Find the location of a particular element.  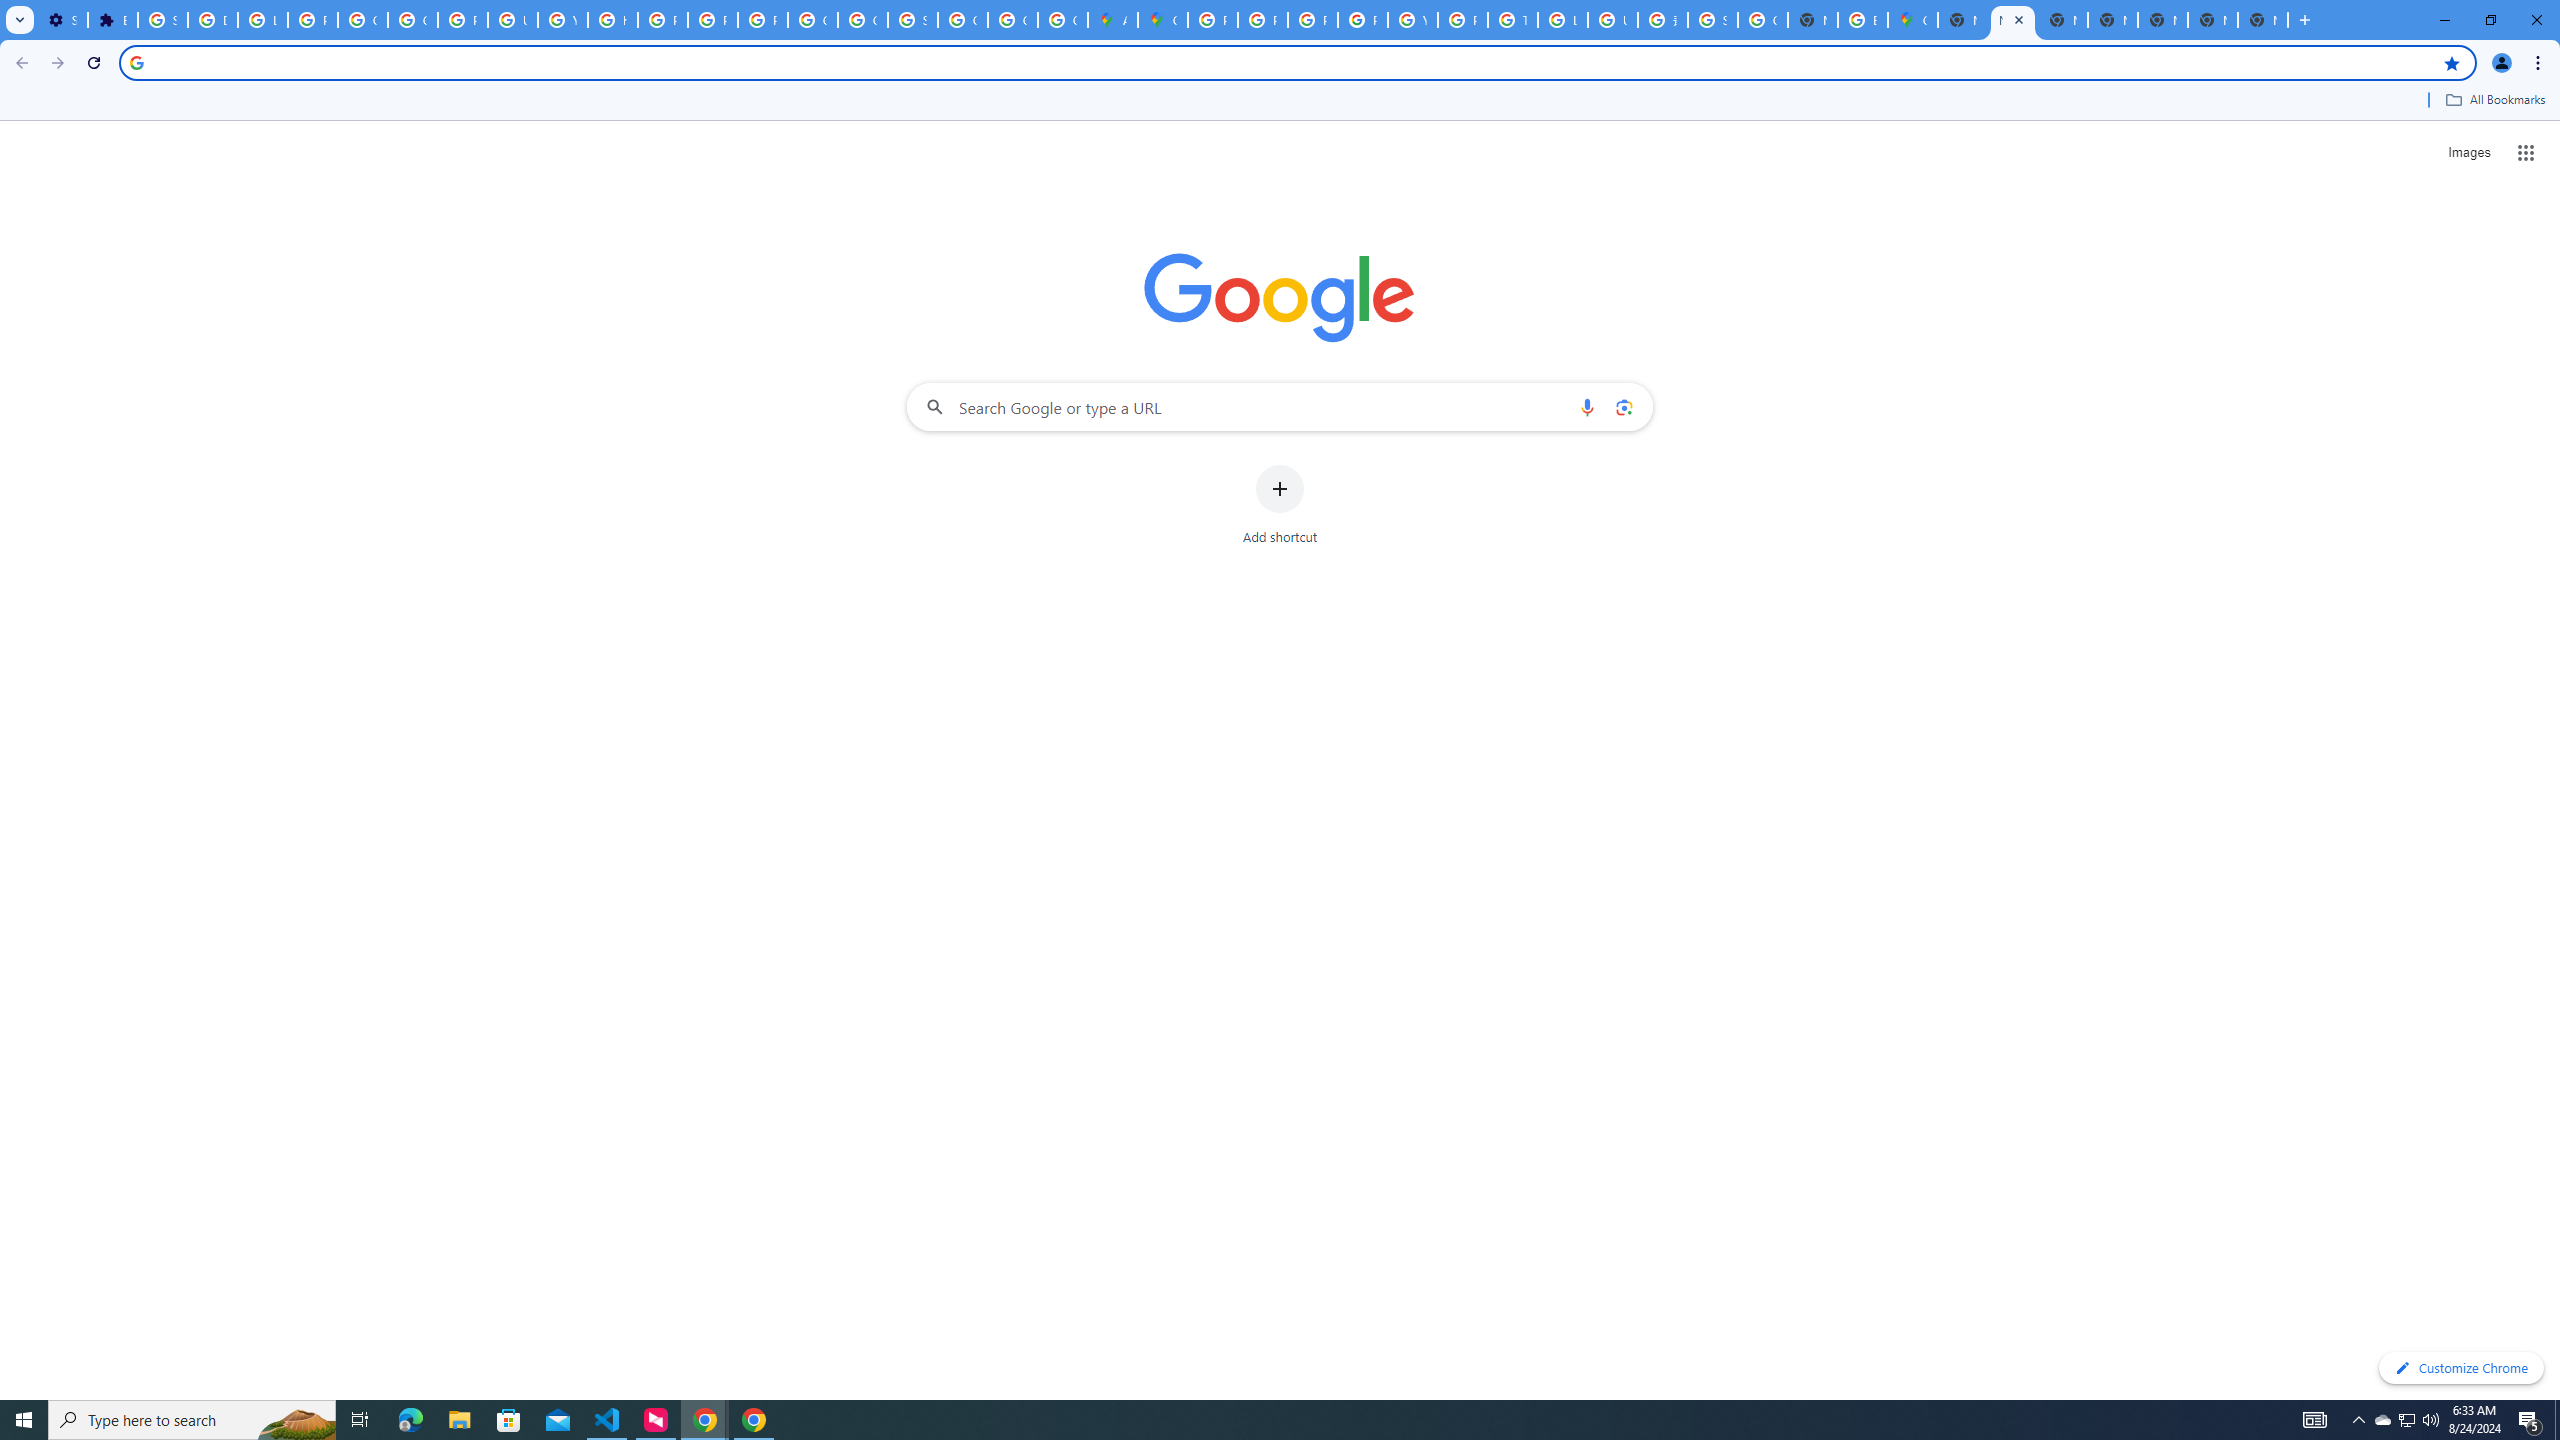

'Policy Accountability and Transparency - Transparency Center' is located at coordinates (1212, 19).